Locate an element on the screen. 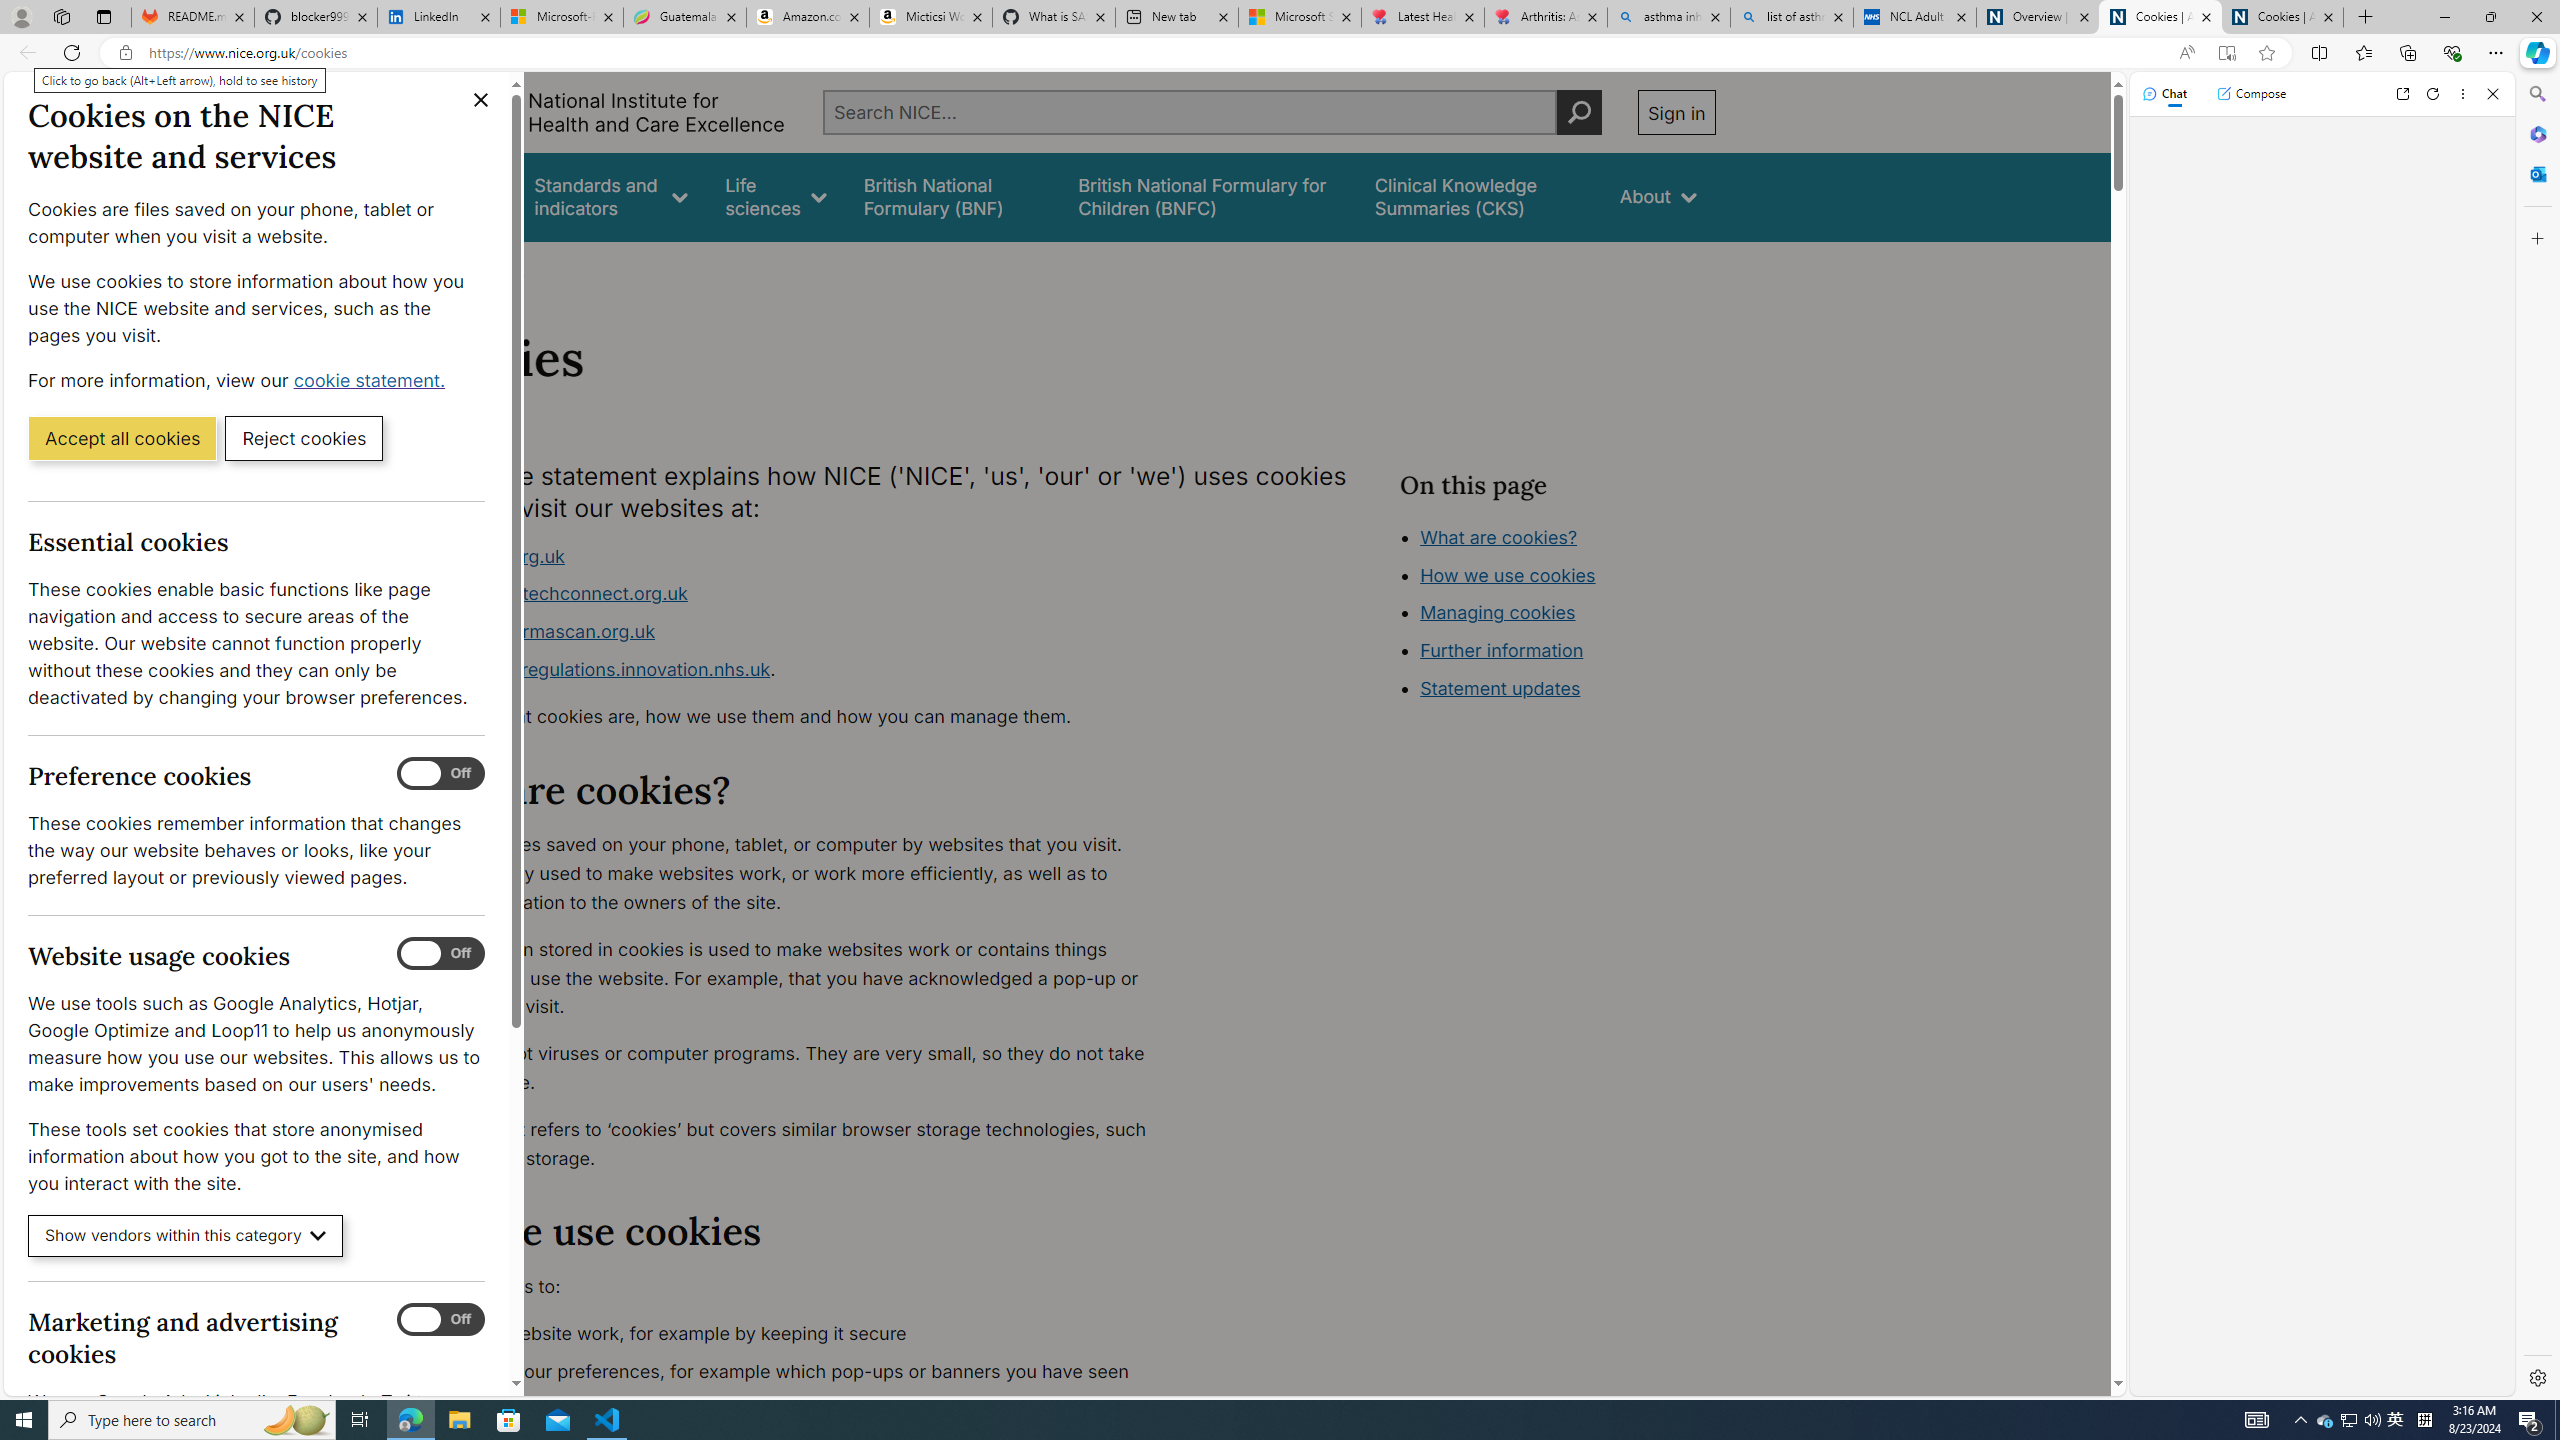  'asthma inhaler - Search' is located at coordinates (1668, 16).